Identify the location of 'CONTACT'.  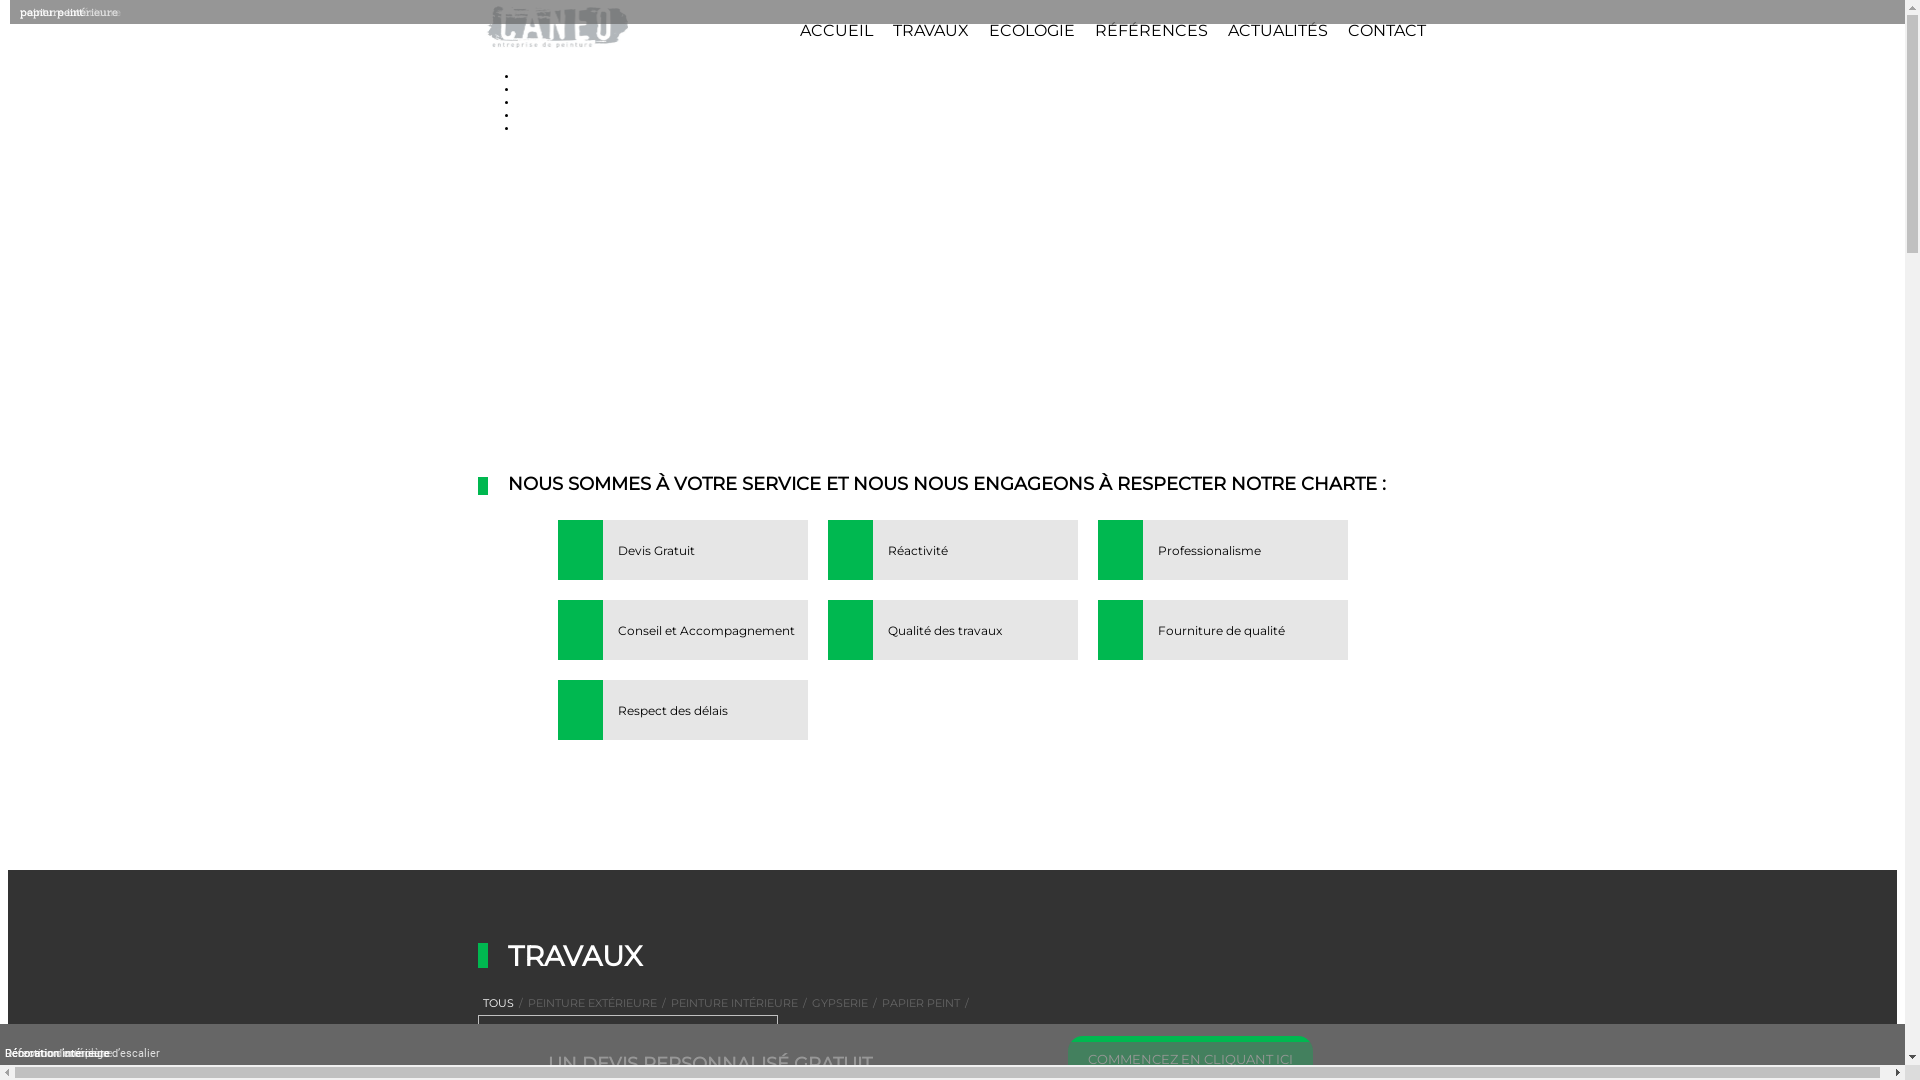
(1348, 30).